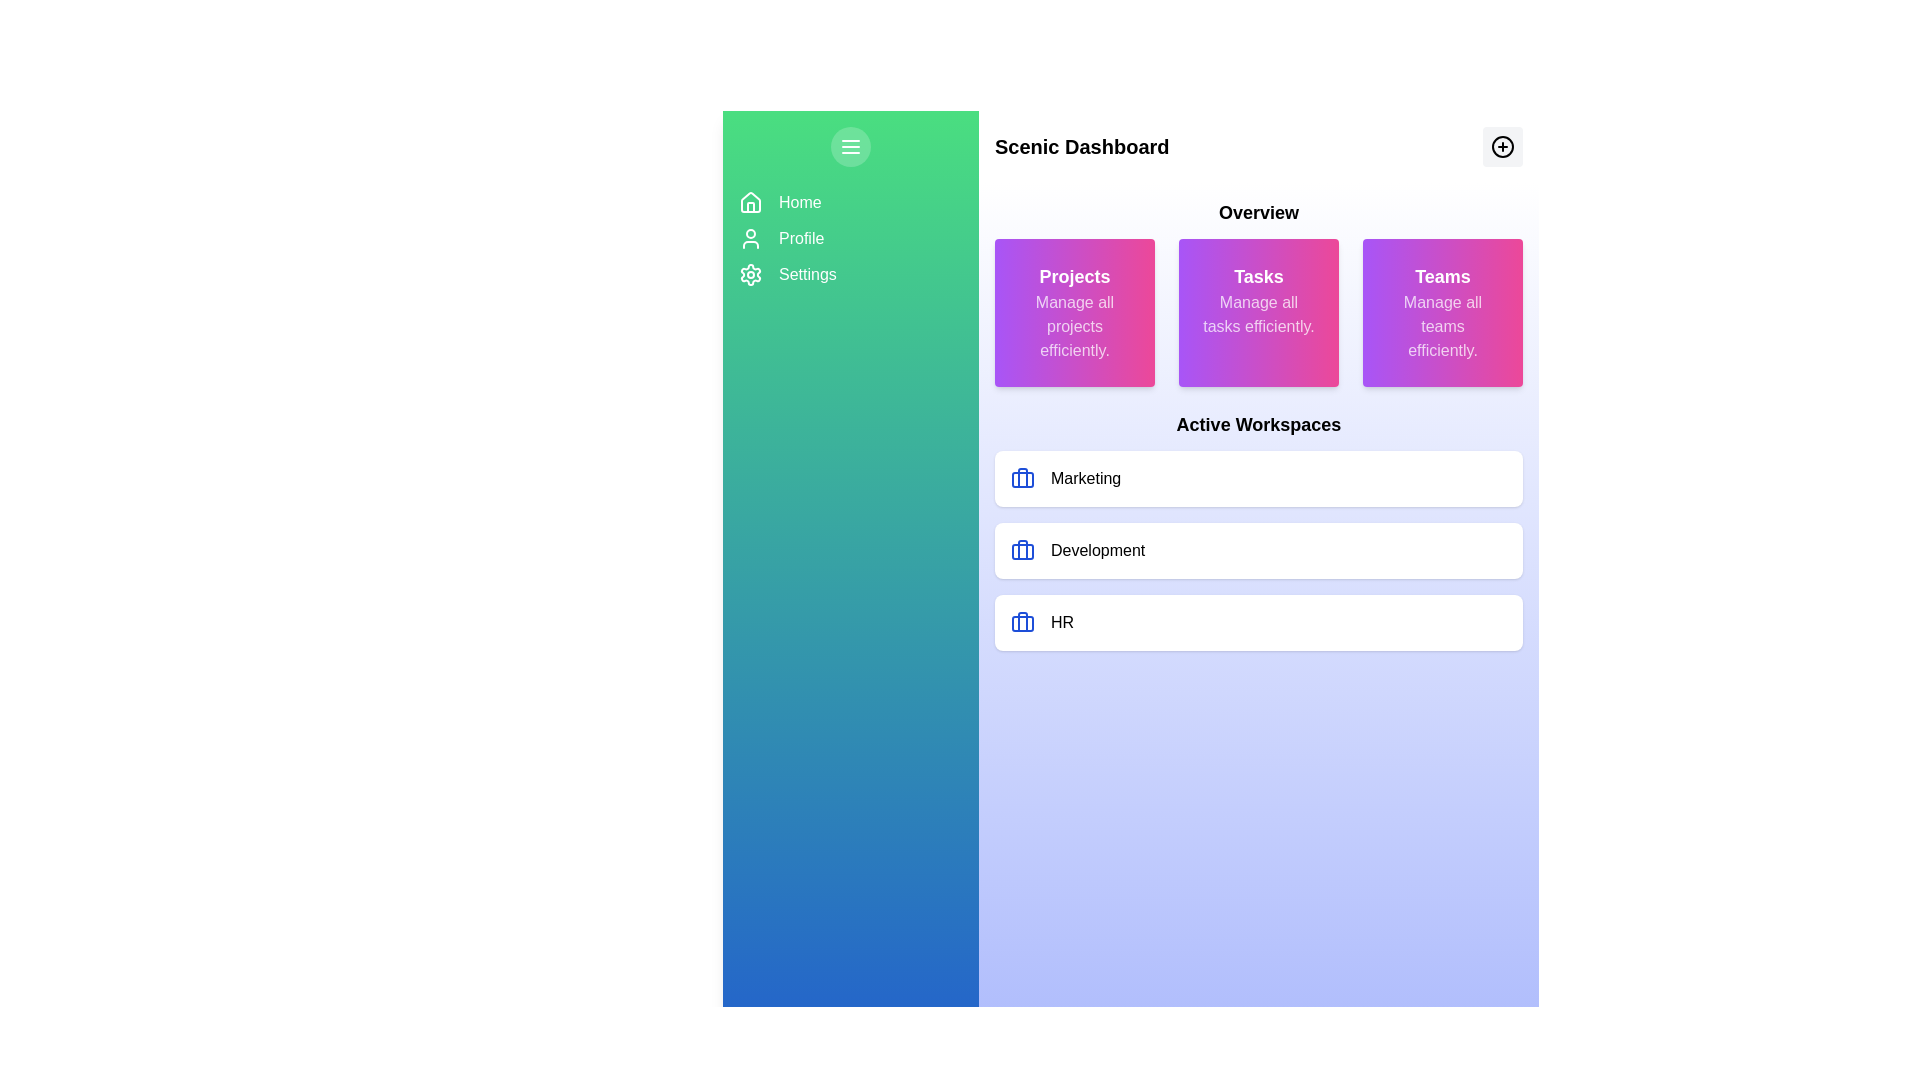 This screenshot has width=1920, height=1080. Describe the element at coordinates (1257, 478) in the screenshot. I see `the 'Marketing' workspace card located in the 'Active Workspaces' section` at that location.